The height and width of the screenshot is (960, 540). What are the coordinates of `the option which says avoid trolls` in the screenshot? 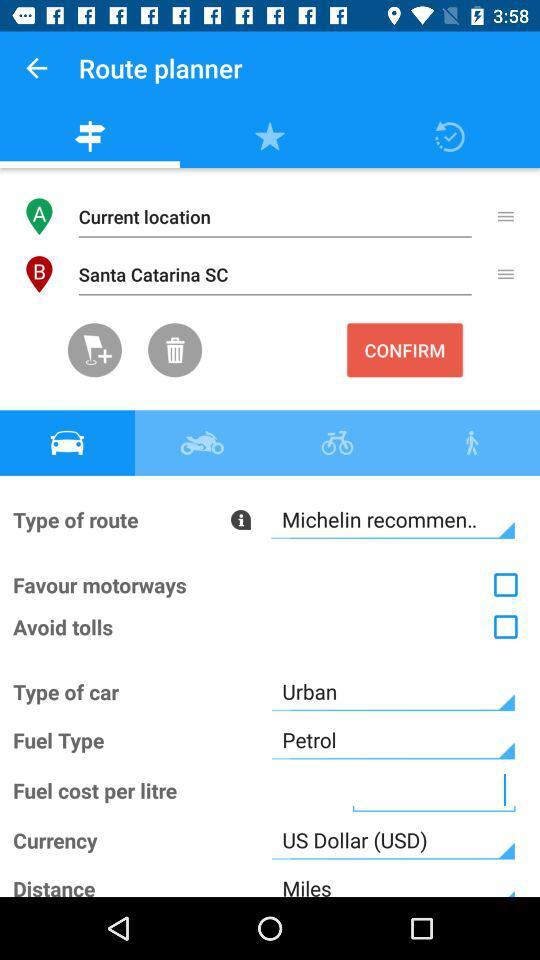 It's located at (270, 625).